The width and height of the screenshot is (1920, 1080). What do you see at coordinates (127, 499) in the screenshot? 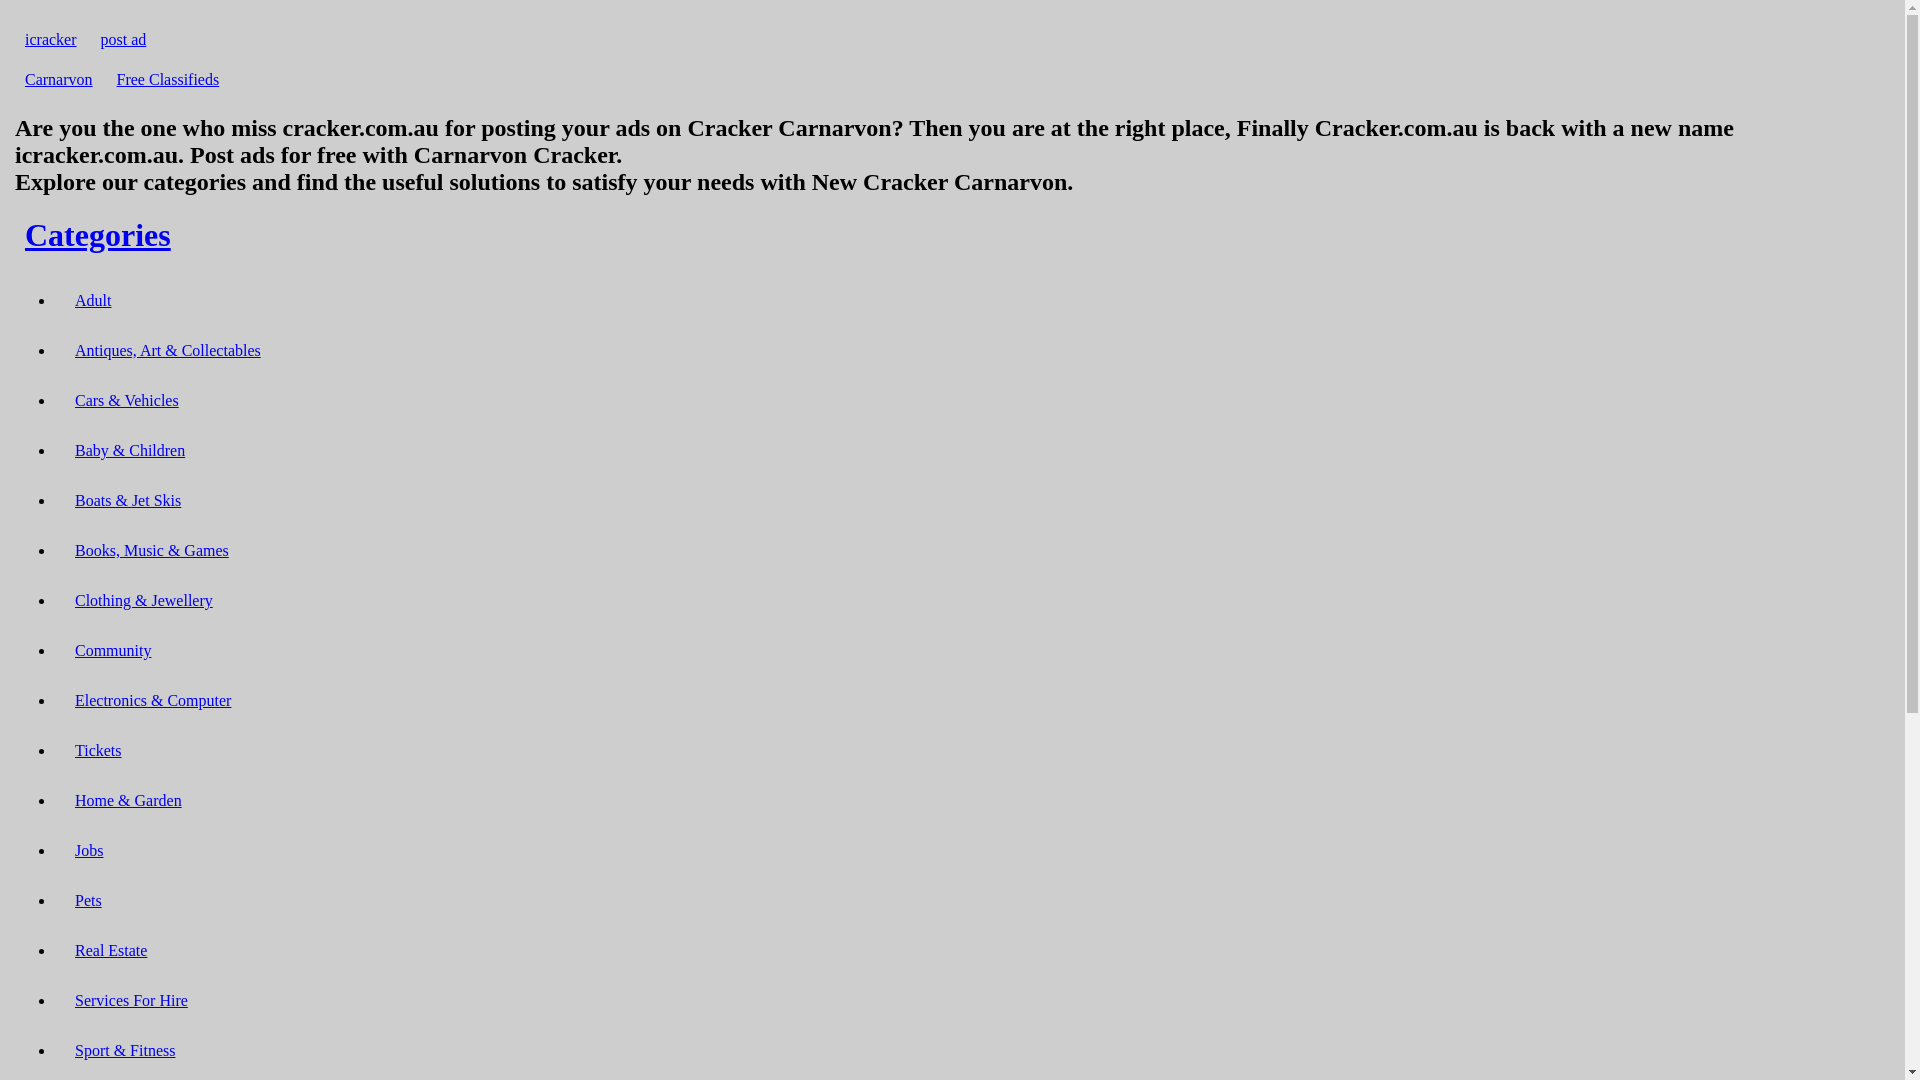
I see `'Boats & Jet Skis'` at bounding box center [127, 499].